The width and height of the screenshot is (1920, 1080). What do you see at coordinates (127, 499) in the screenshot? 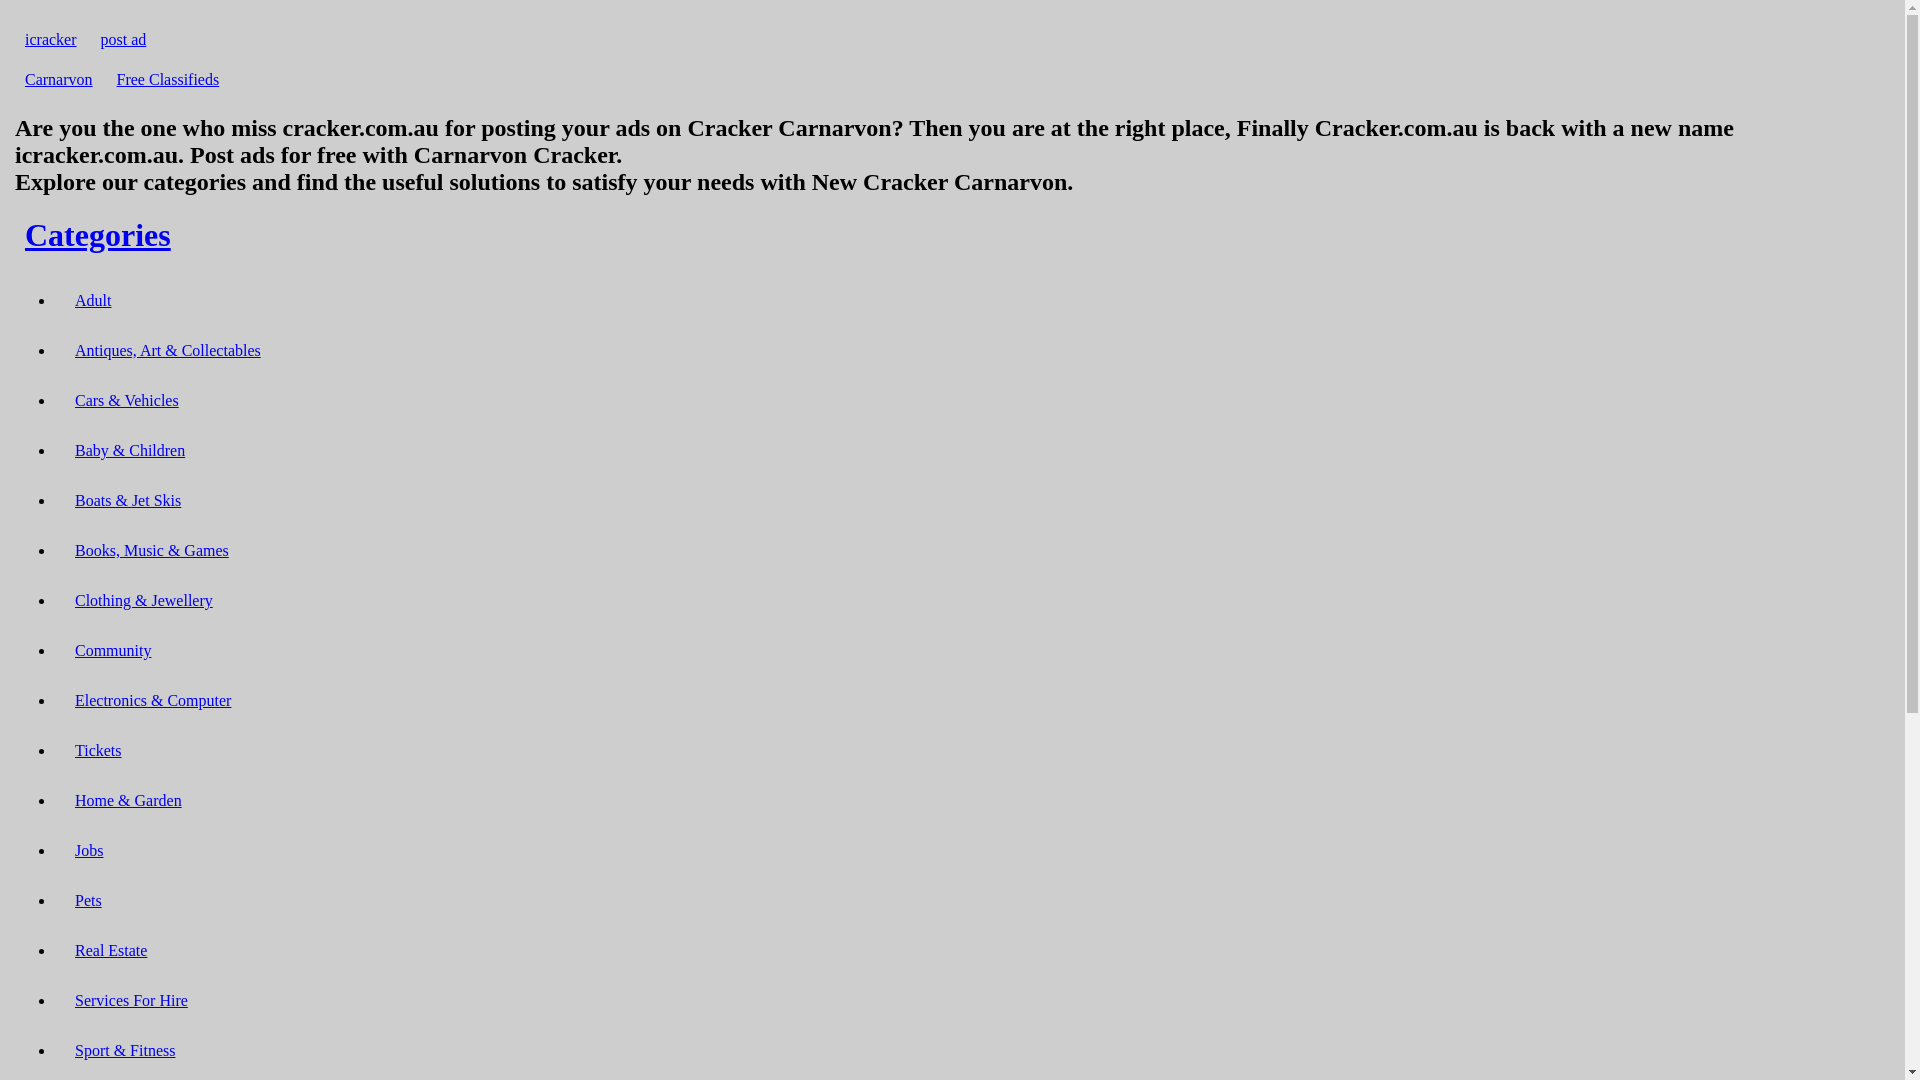
I see `'Boats & Jet Skis'` at bounding box center [127, 499].